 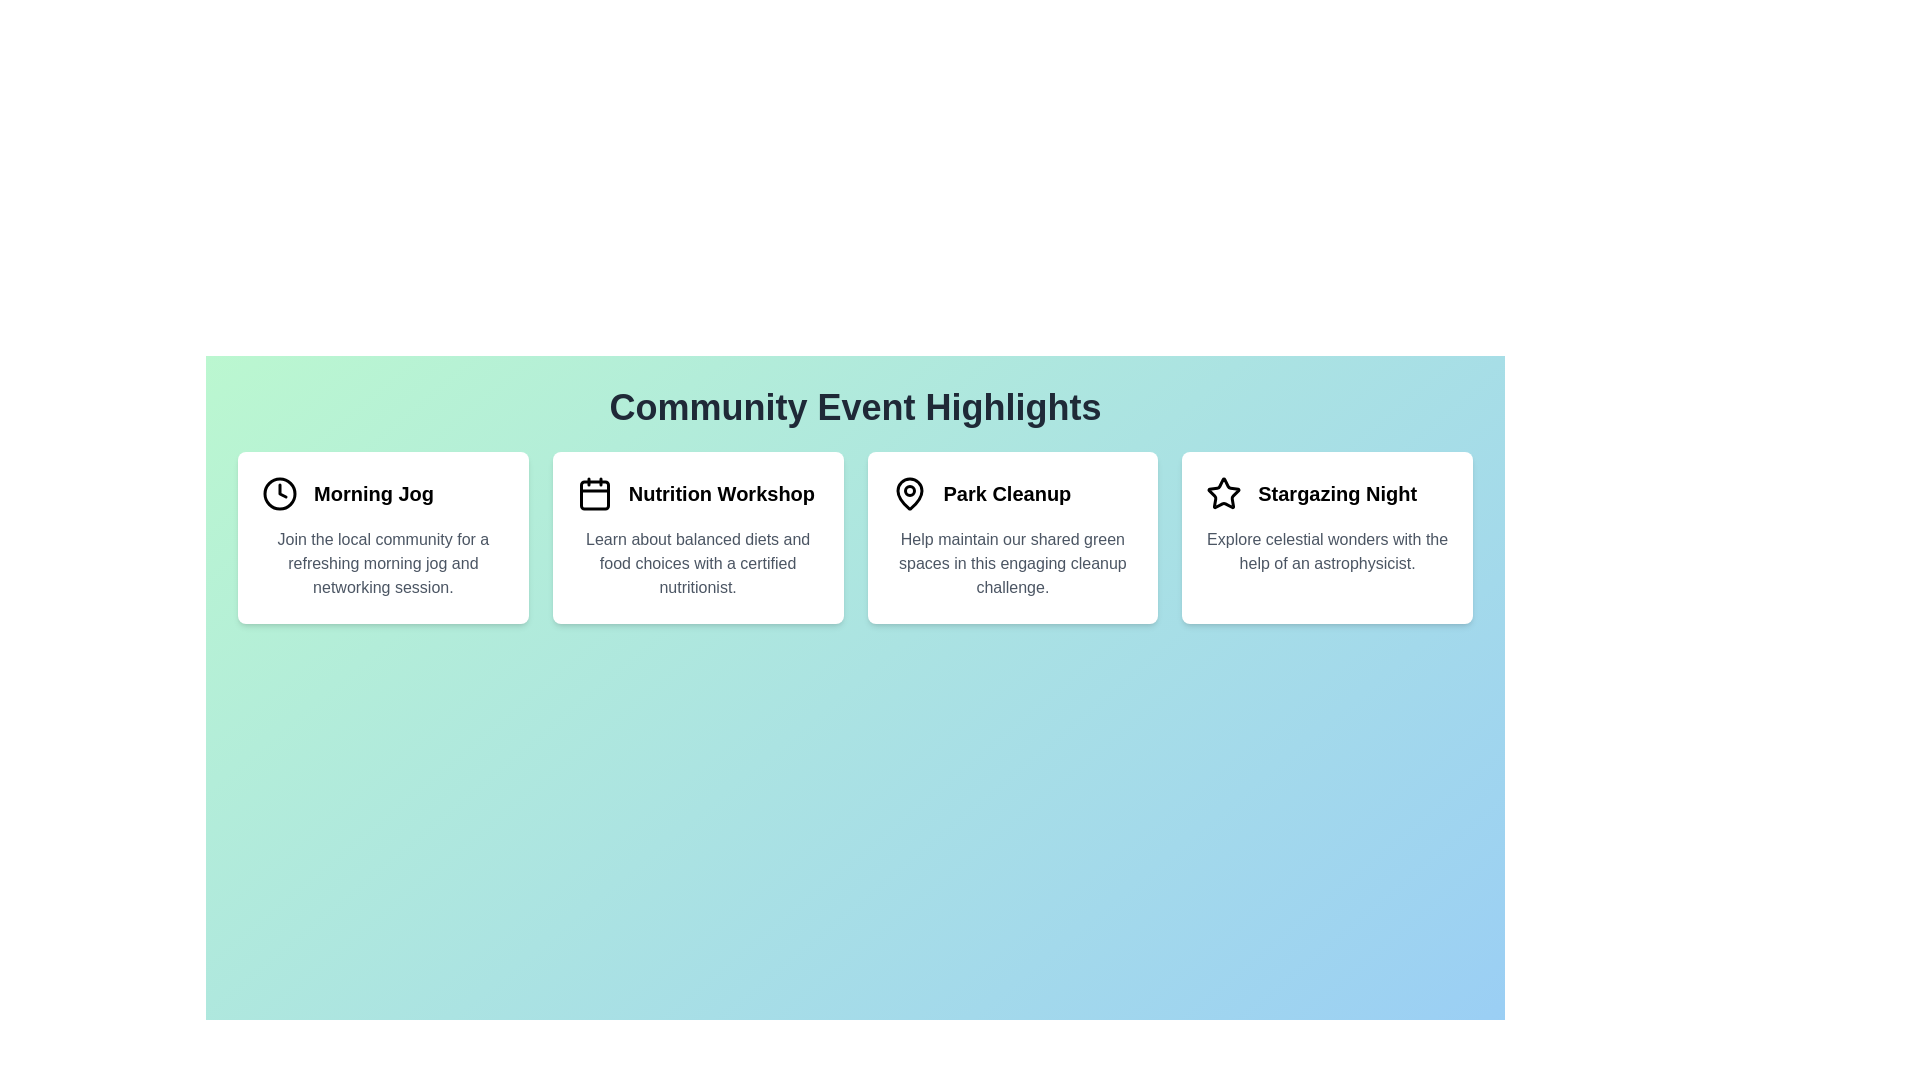 What do you see at coordinates (1327, 551) in the screenshot?
I see `the static text element that reads 'Explore celestial wonders with the help of an astrophysicist.', which is styled in gray and positioned below the bold title in the 'Stargazing Night' card` at bounding box center [1327, 551].